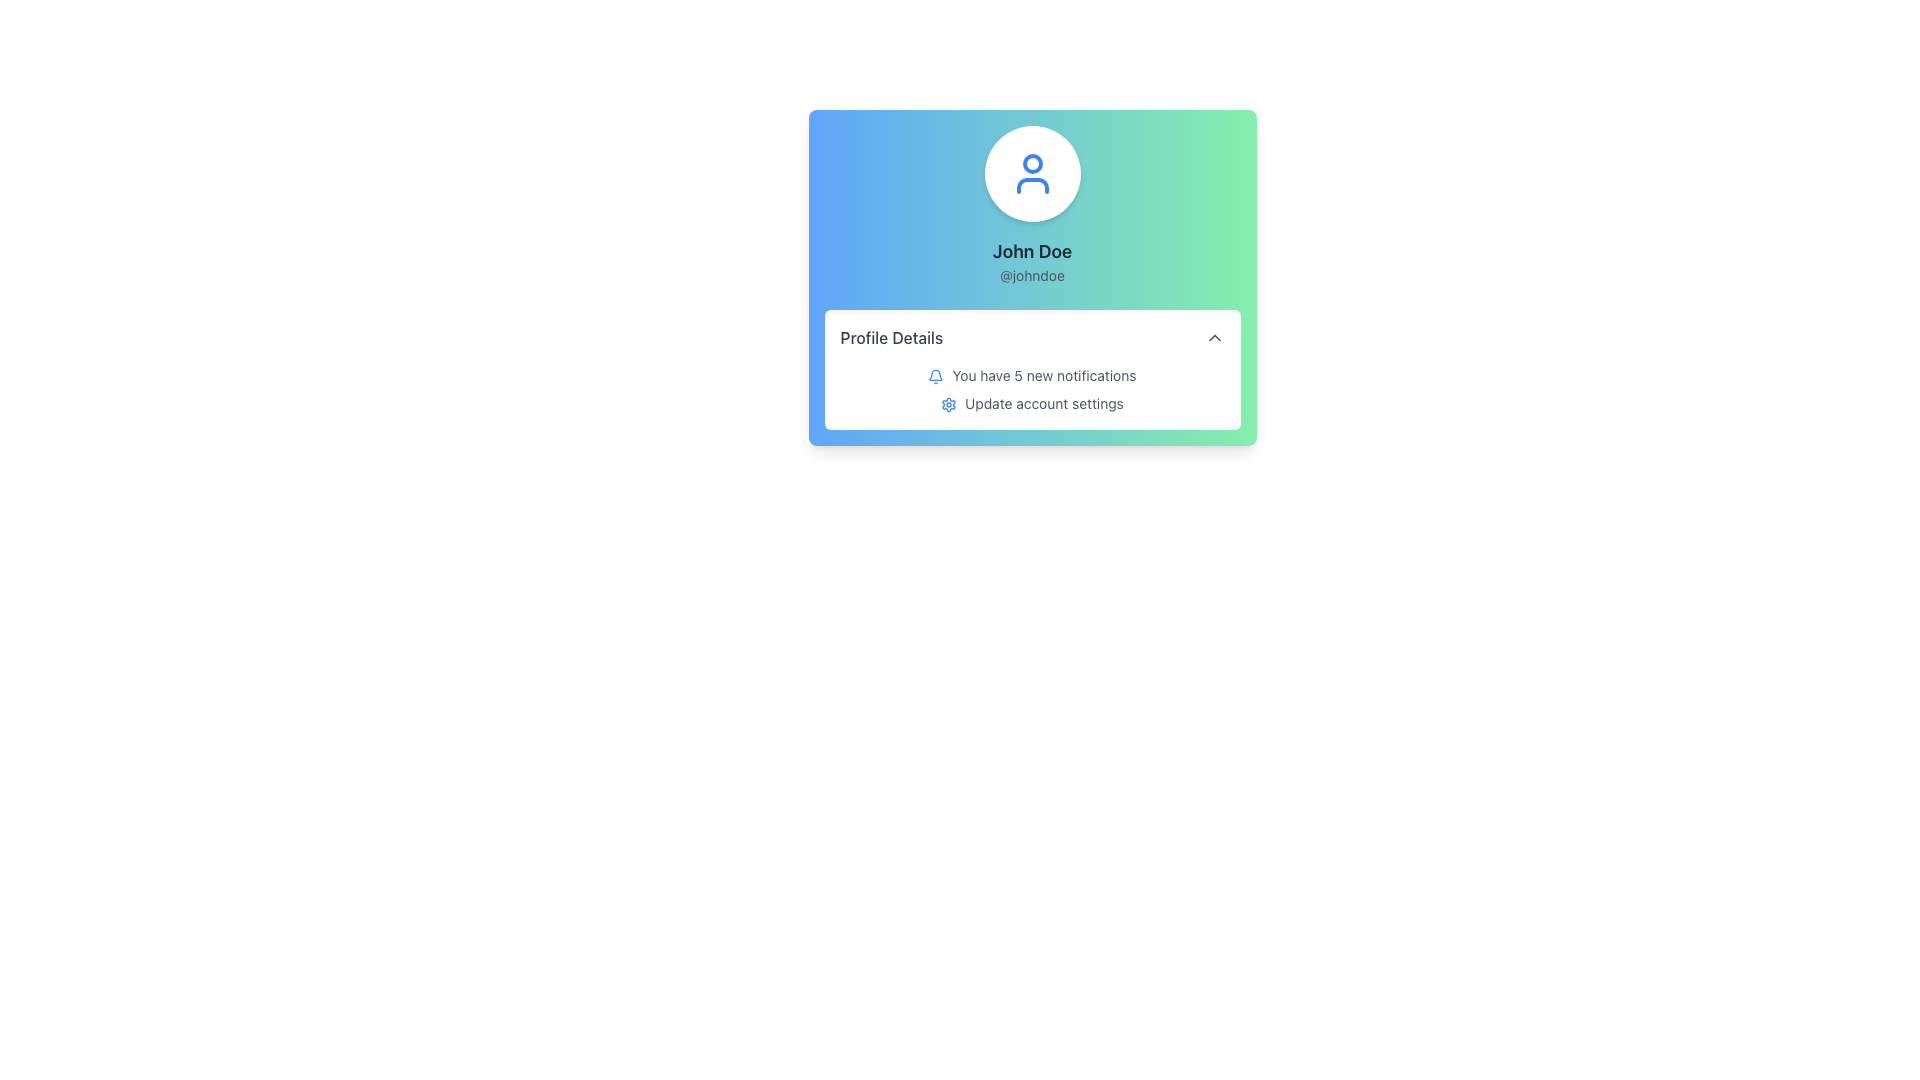 The height and width of the screenshot is (1080, 1920). Describe the element at coordinates (1032, 163) in the screenshot. I see `the small circular shape located in the facial region of the illustrated user icon, which is centrally positioned on the top part of the face depiction` at that location.